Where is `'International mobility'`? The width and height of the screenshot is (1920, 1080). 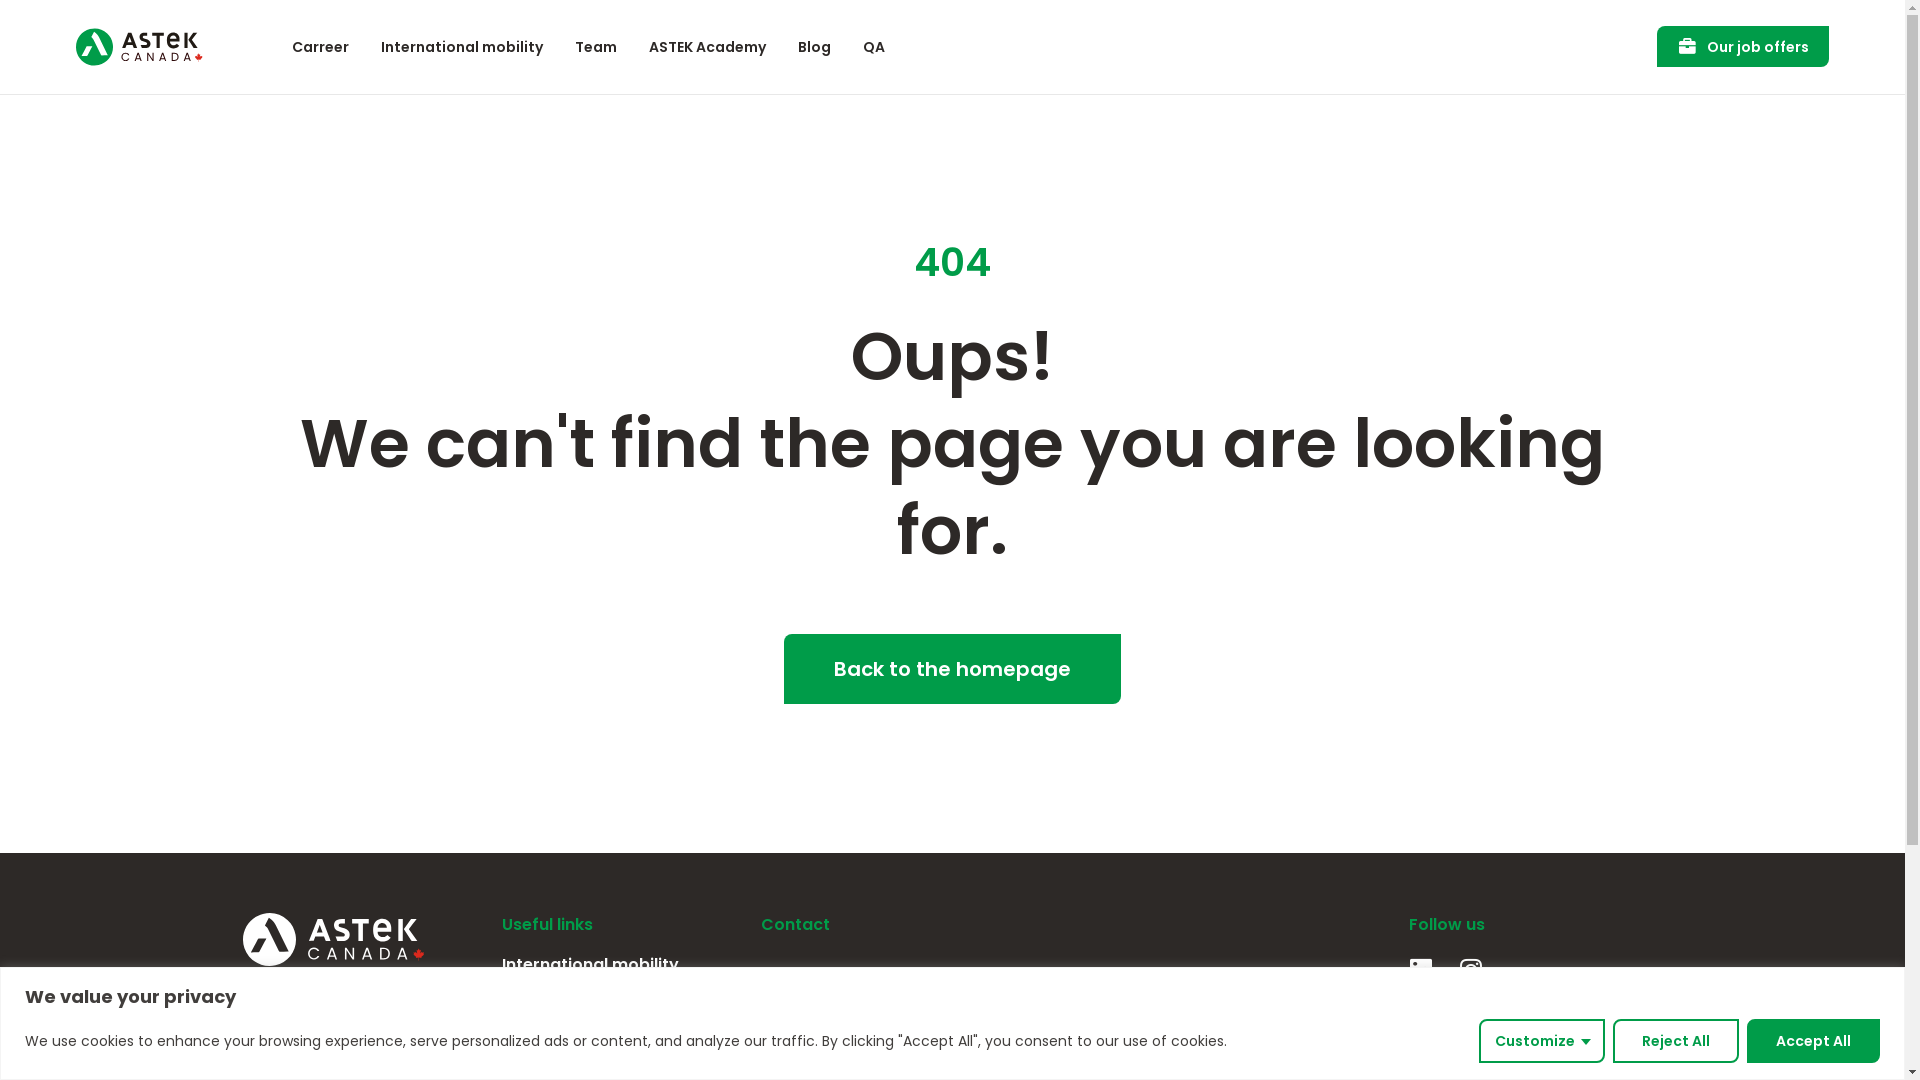 'International mobility' is located at coordinates (460, 45).